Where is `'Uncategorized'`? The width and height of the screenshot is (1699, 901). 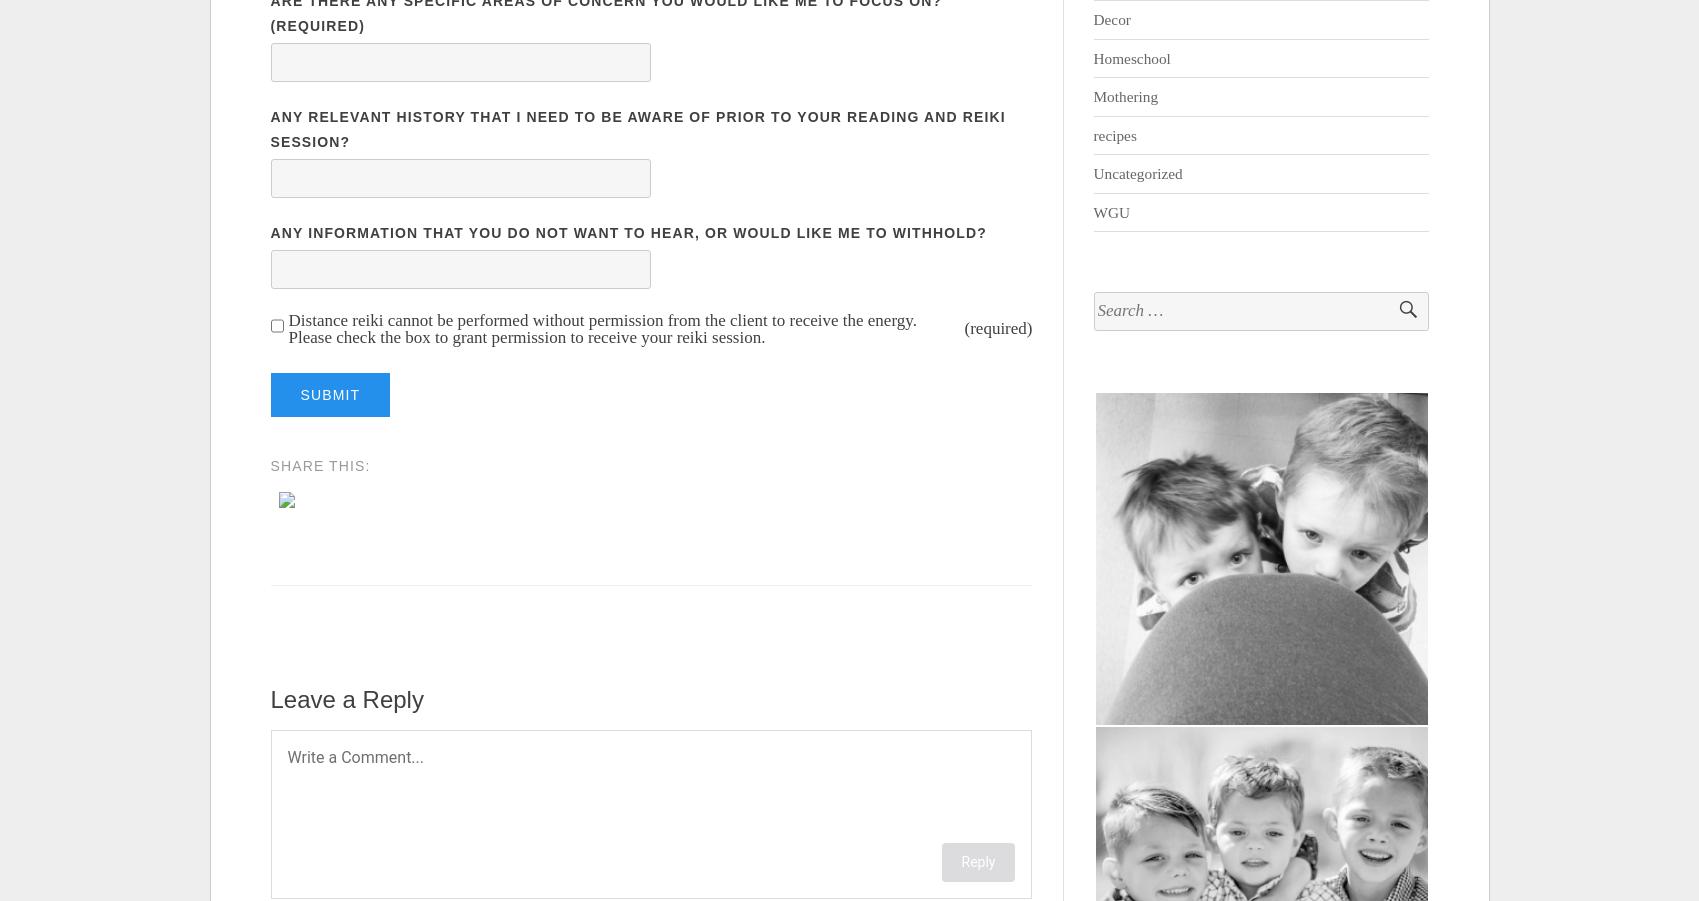 'Uncategorized' is located at coordinates (1137, 173).